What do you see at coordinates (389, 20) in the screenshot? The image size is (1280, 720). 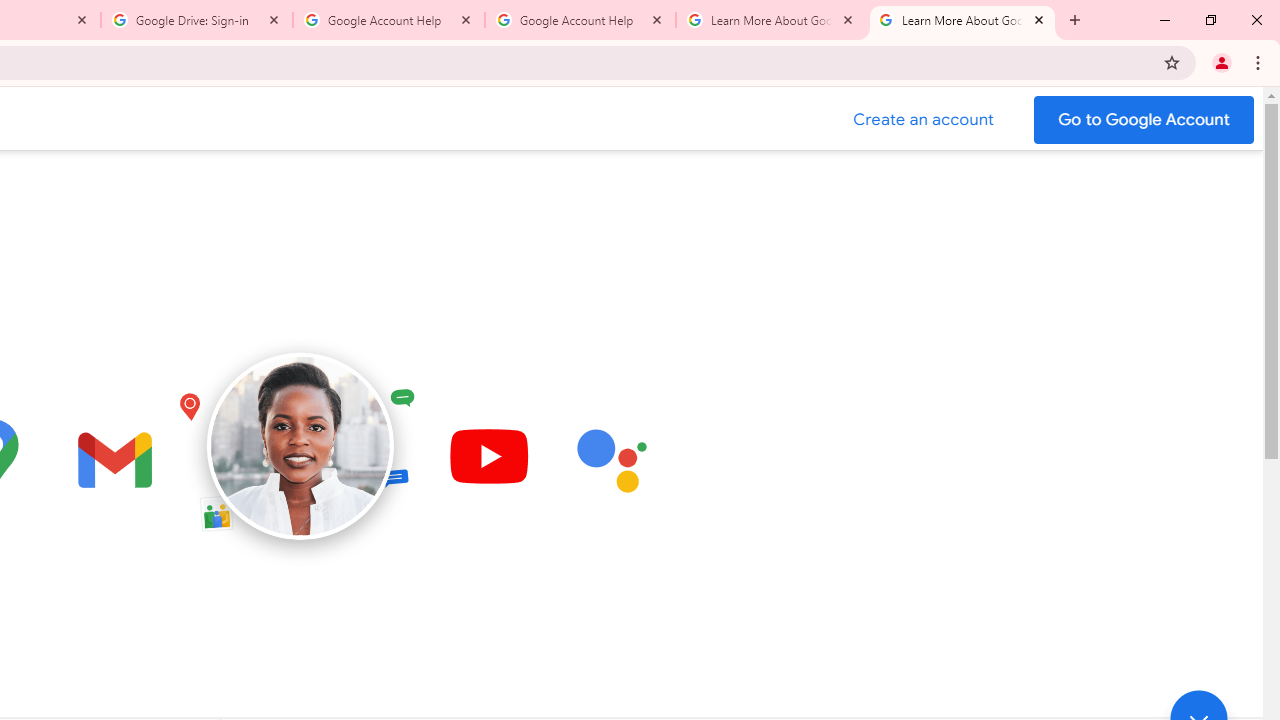 I see `'Google Account Help'` at bounding box center [389, 20].